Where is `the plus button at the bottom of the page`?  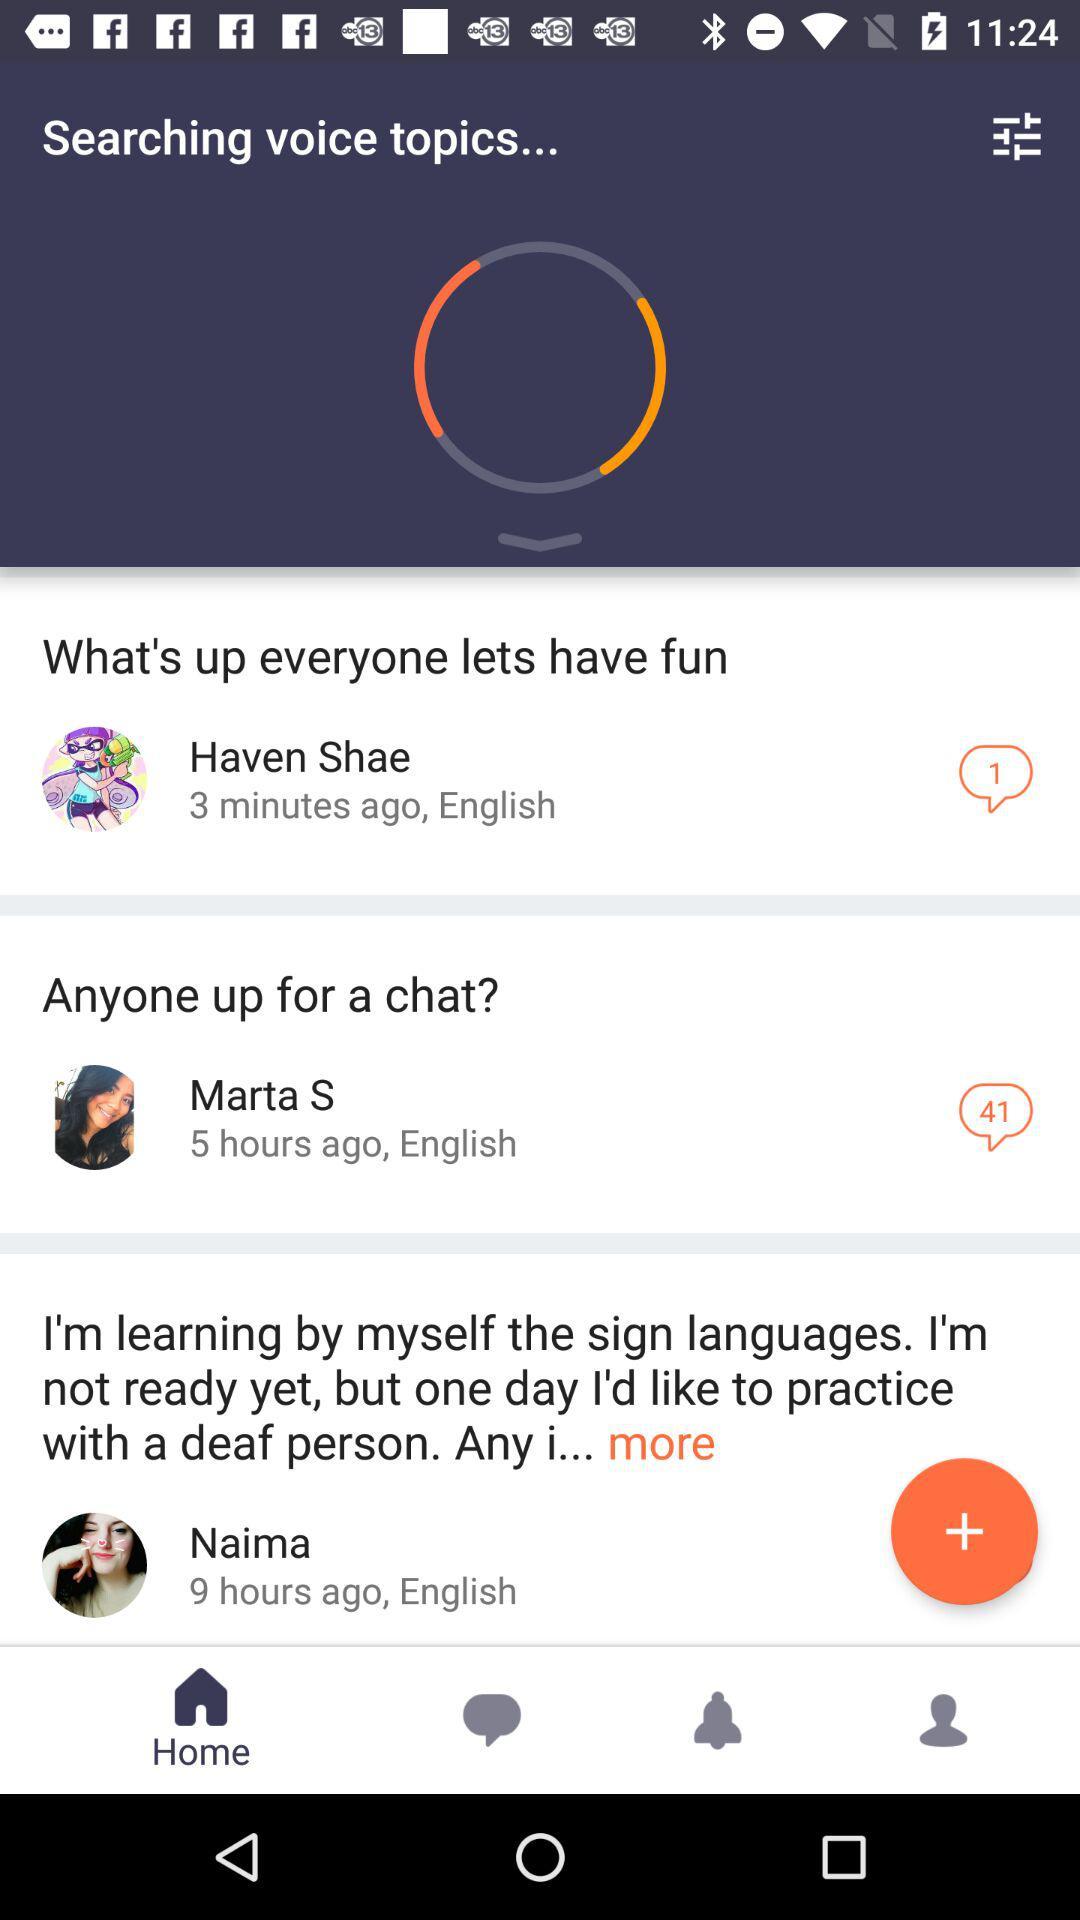
the plus button at the bottom of the page is located at coordinates (963, 1530).